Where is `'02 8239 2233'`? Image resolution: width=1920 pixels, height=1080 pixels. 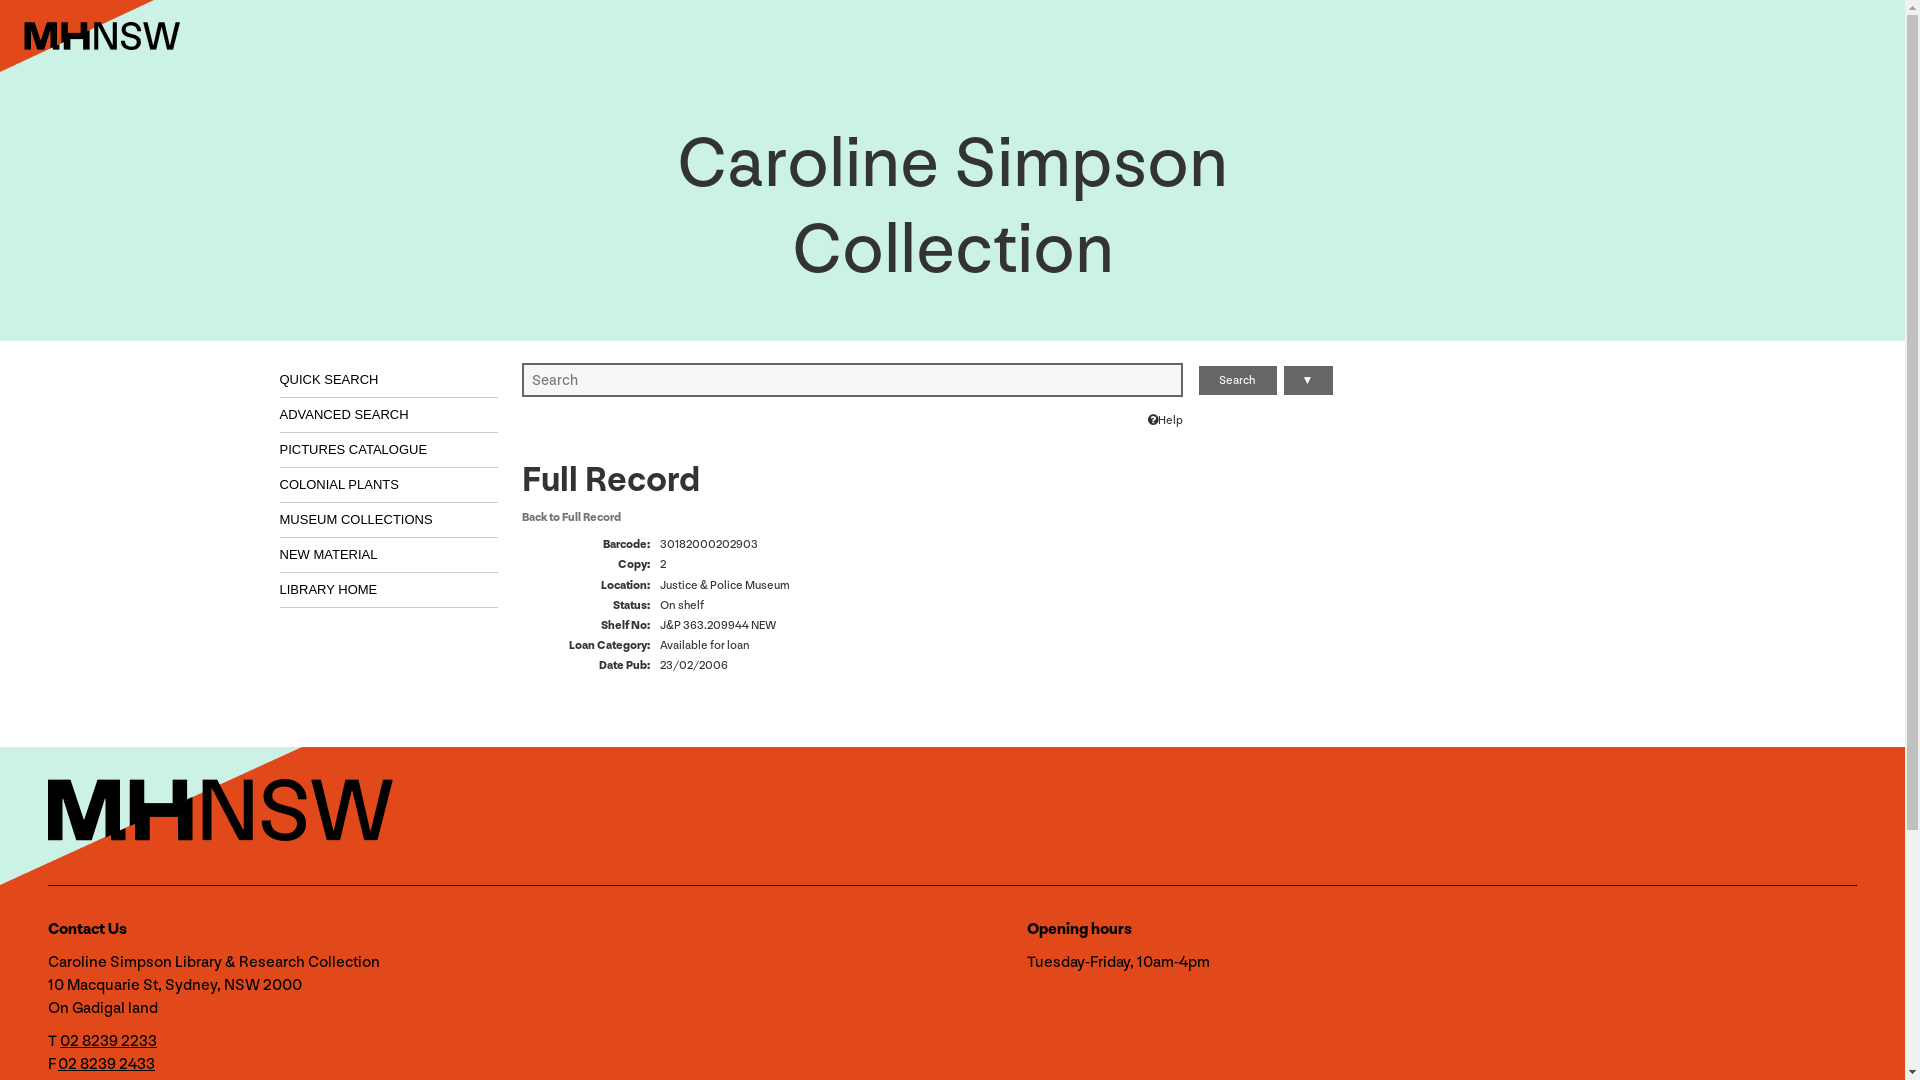 '02 8239 2233' is located at coordinates (107, 1039).